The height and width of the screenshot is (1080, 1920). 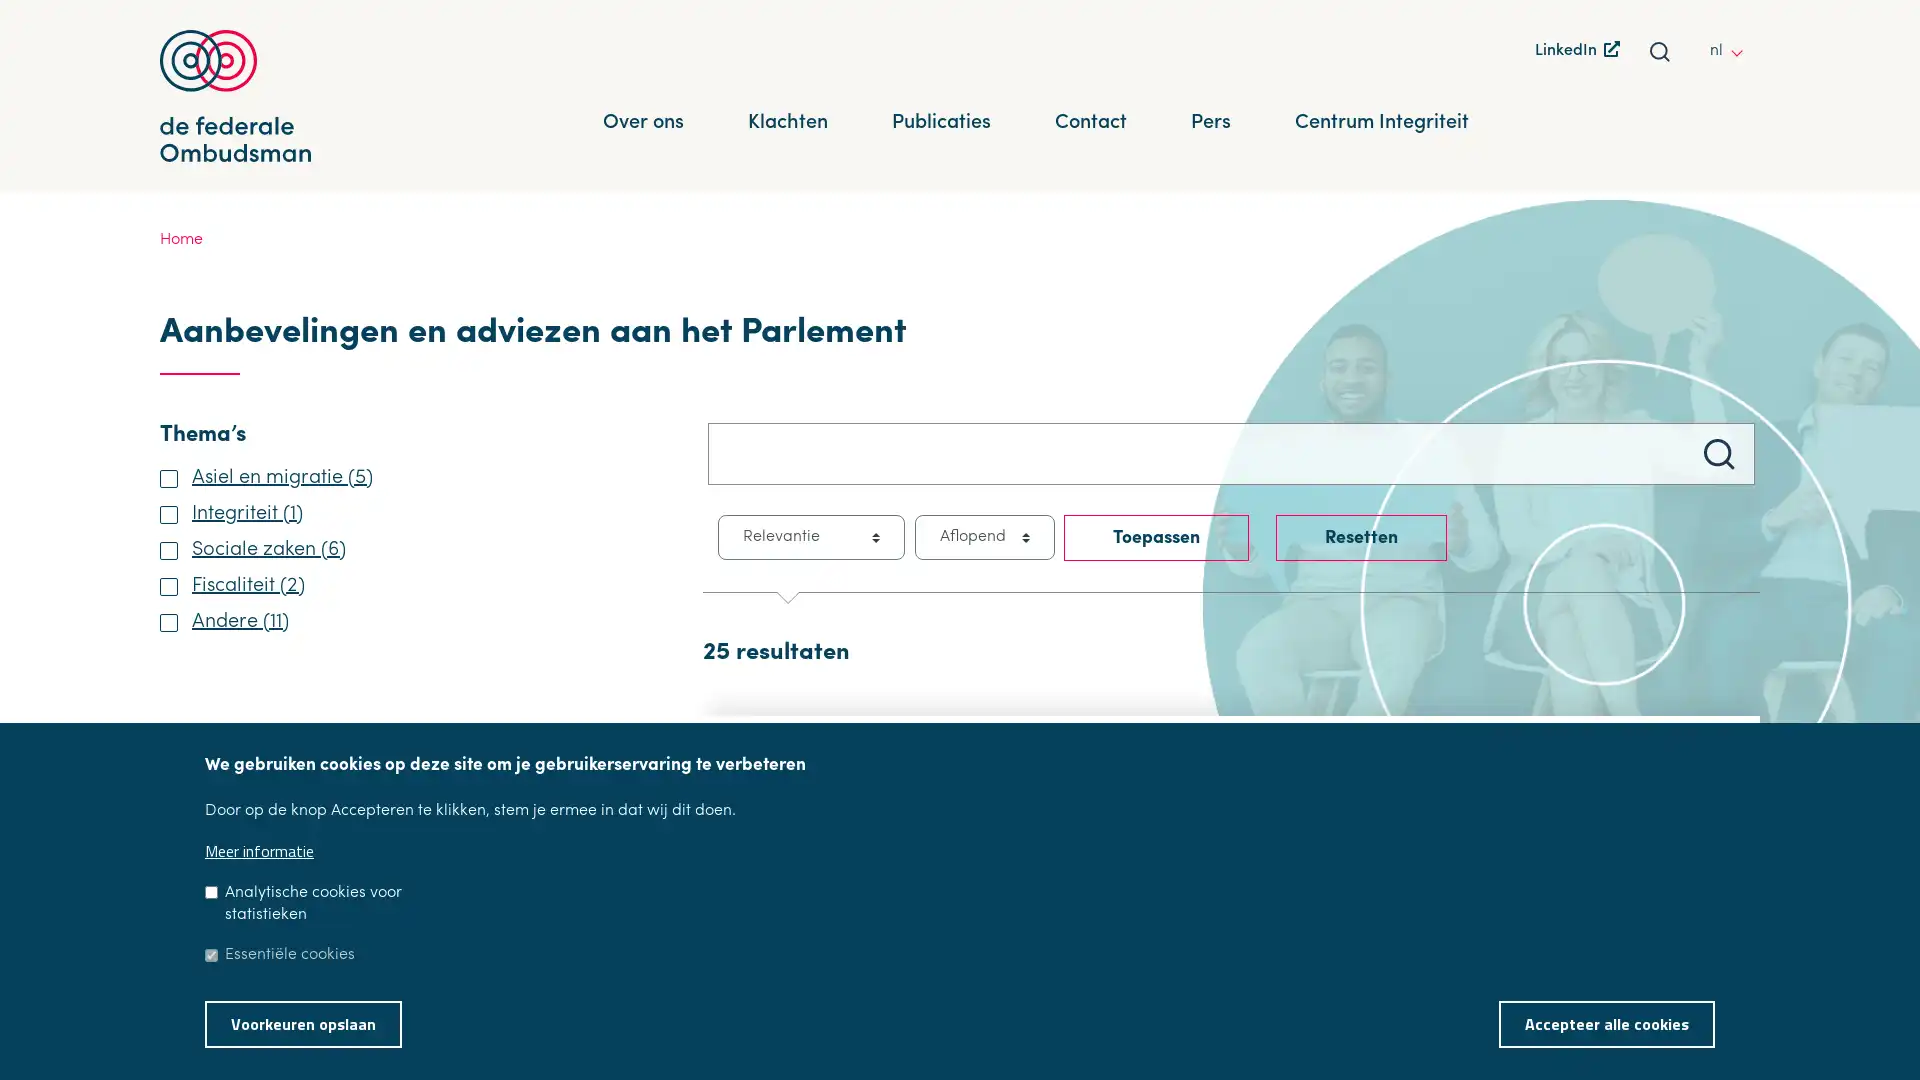 What do you see at coordinates (1156, 536) in the screenshot?
I see `Toepassen` at bounding box center [1156, 536].